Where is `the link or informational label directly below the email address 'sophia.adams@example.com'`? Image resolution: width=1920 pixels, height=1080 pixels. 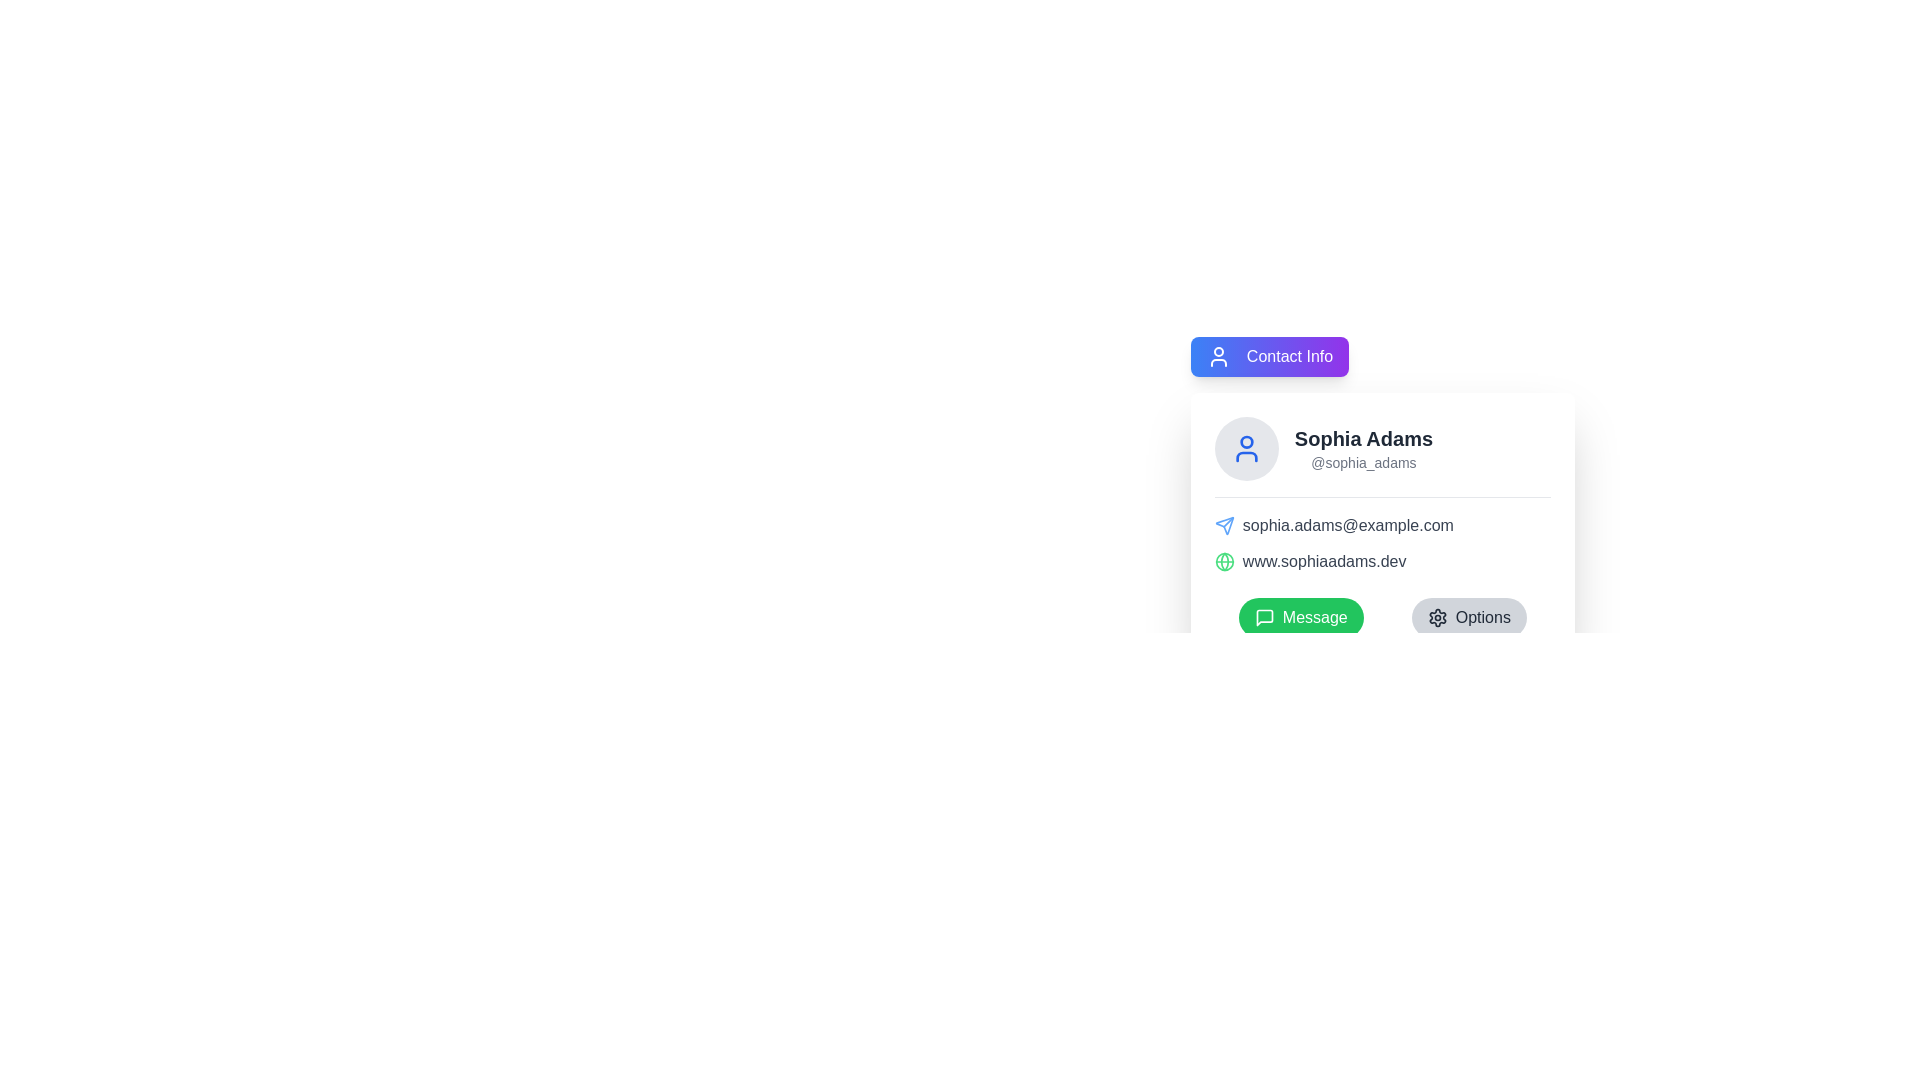 the link or informational label directly below the email address 'sophia.adams@example.com' is located at coordinates (1381, 562).